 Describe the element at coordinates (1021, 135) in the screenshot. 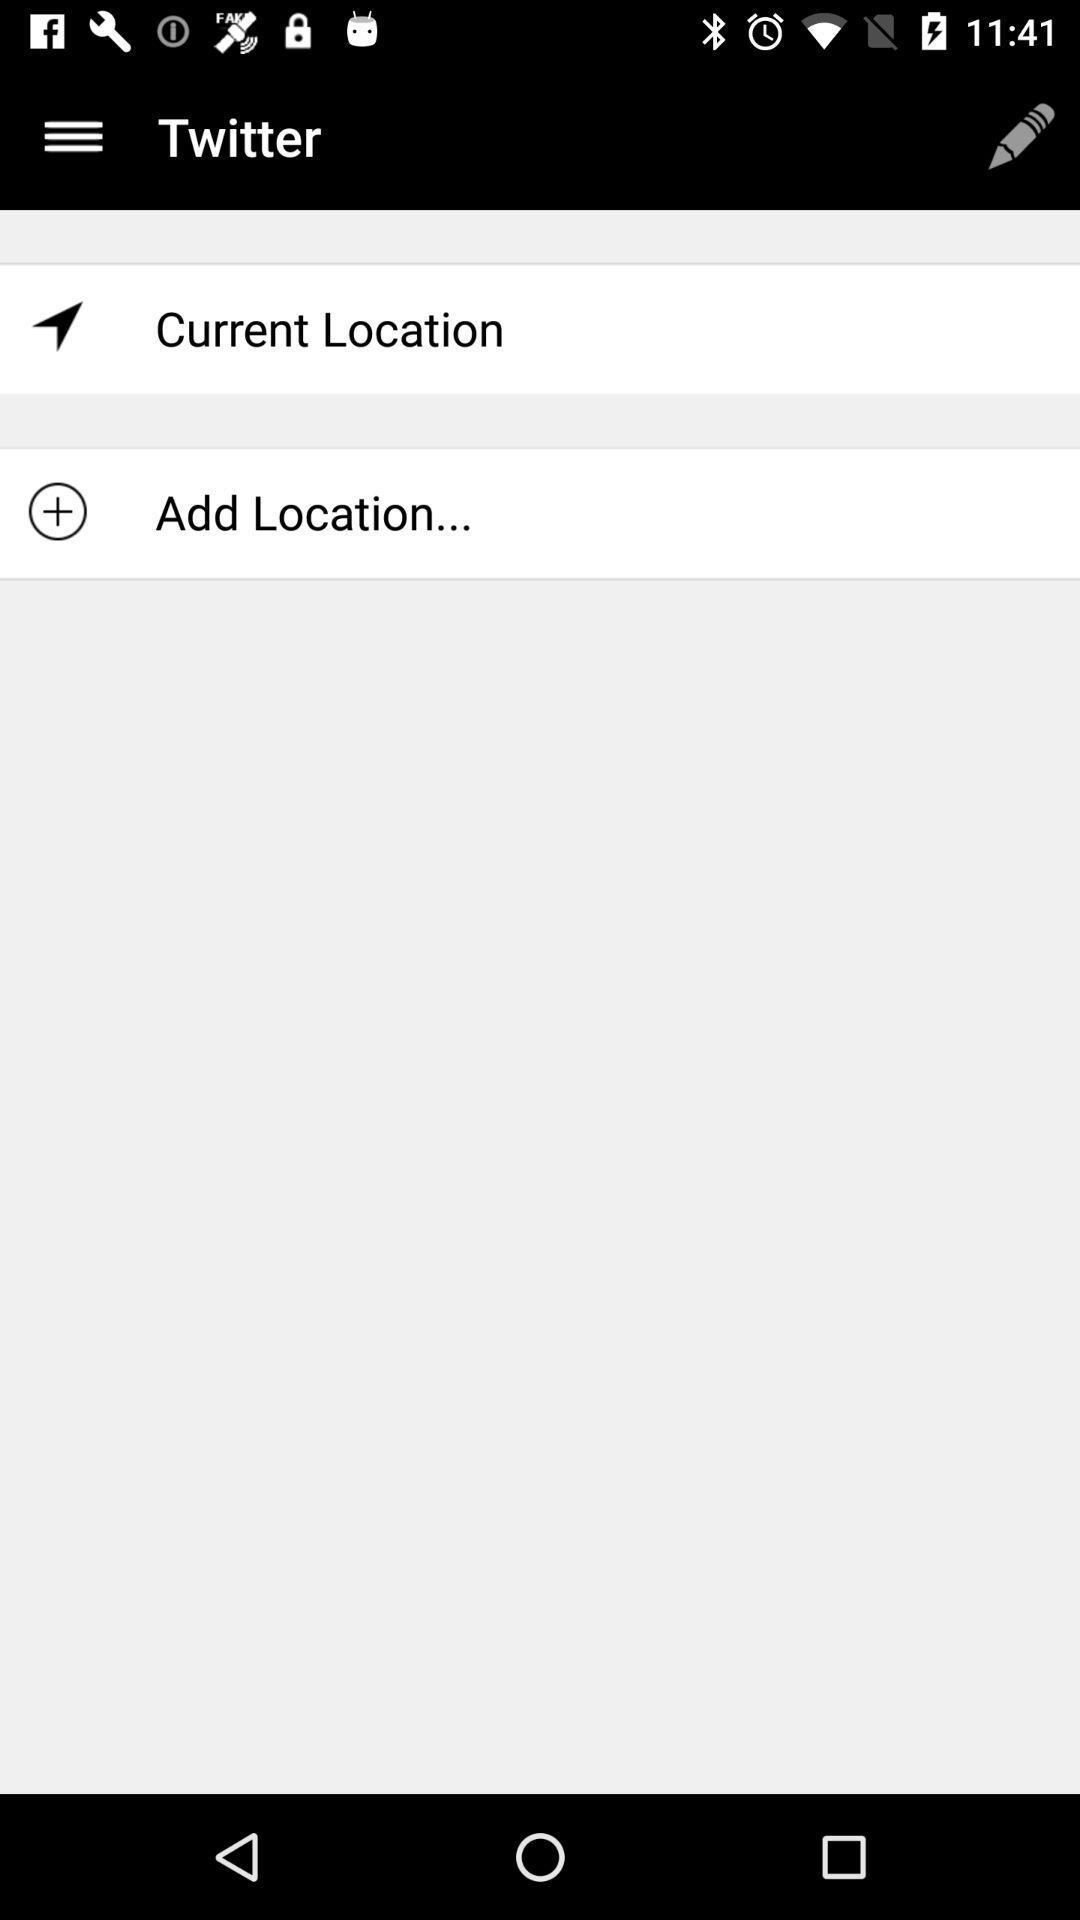

I see `new tweet` at that location.